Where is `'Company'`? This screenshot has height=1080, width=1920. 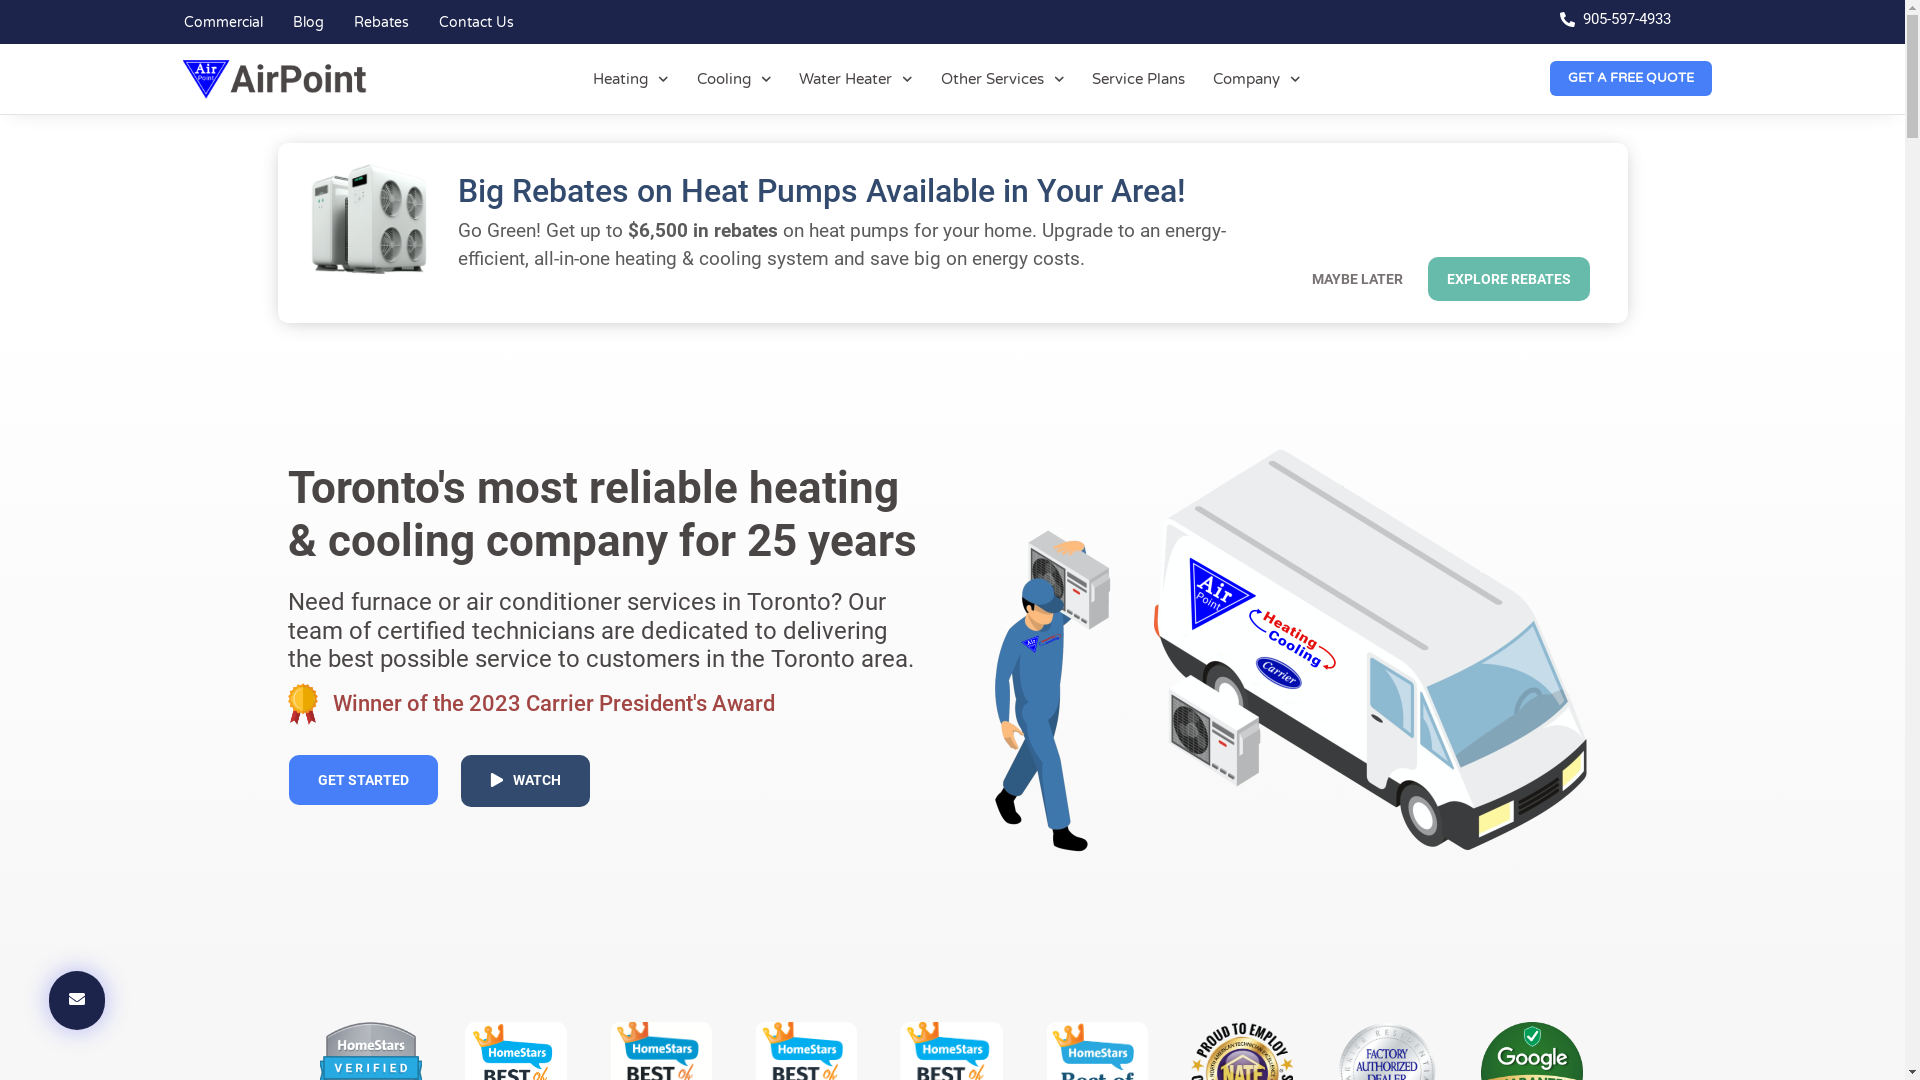
'Company' is located at coordinates (1256, 77).